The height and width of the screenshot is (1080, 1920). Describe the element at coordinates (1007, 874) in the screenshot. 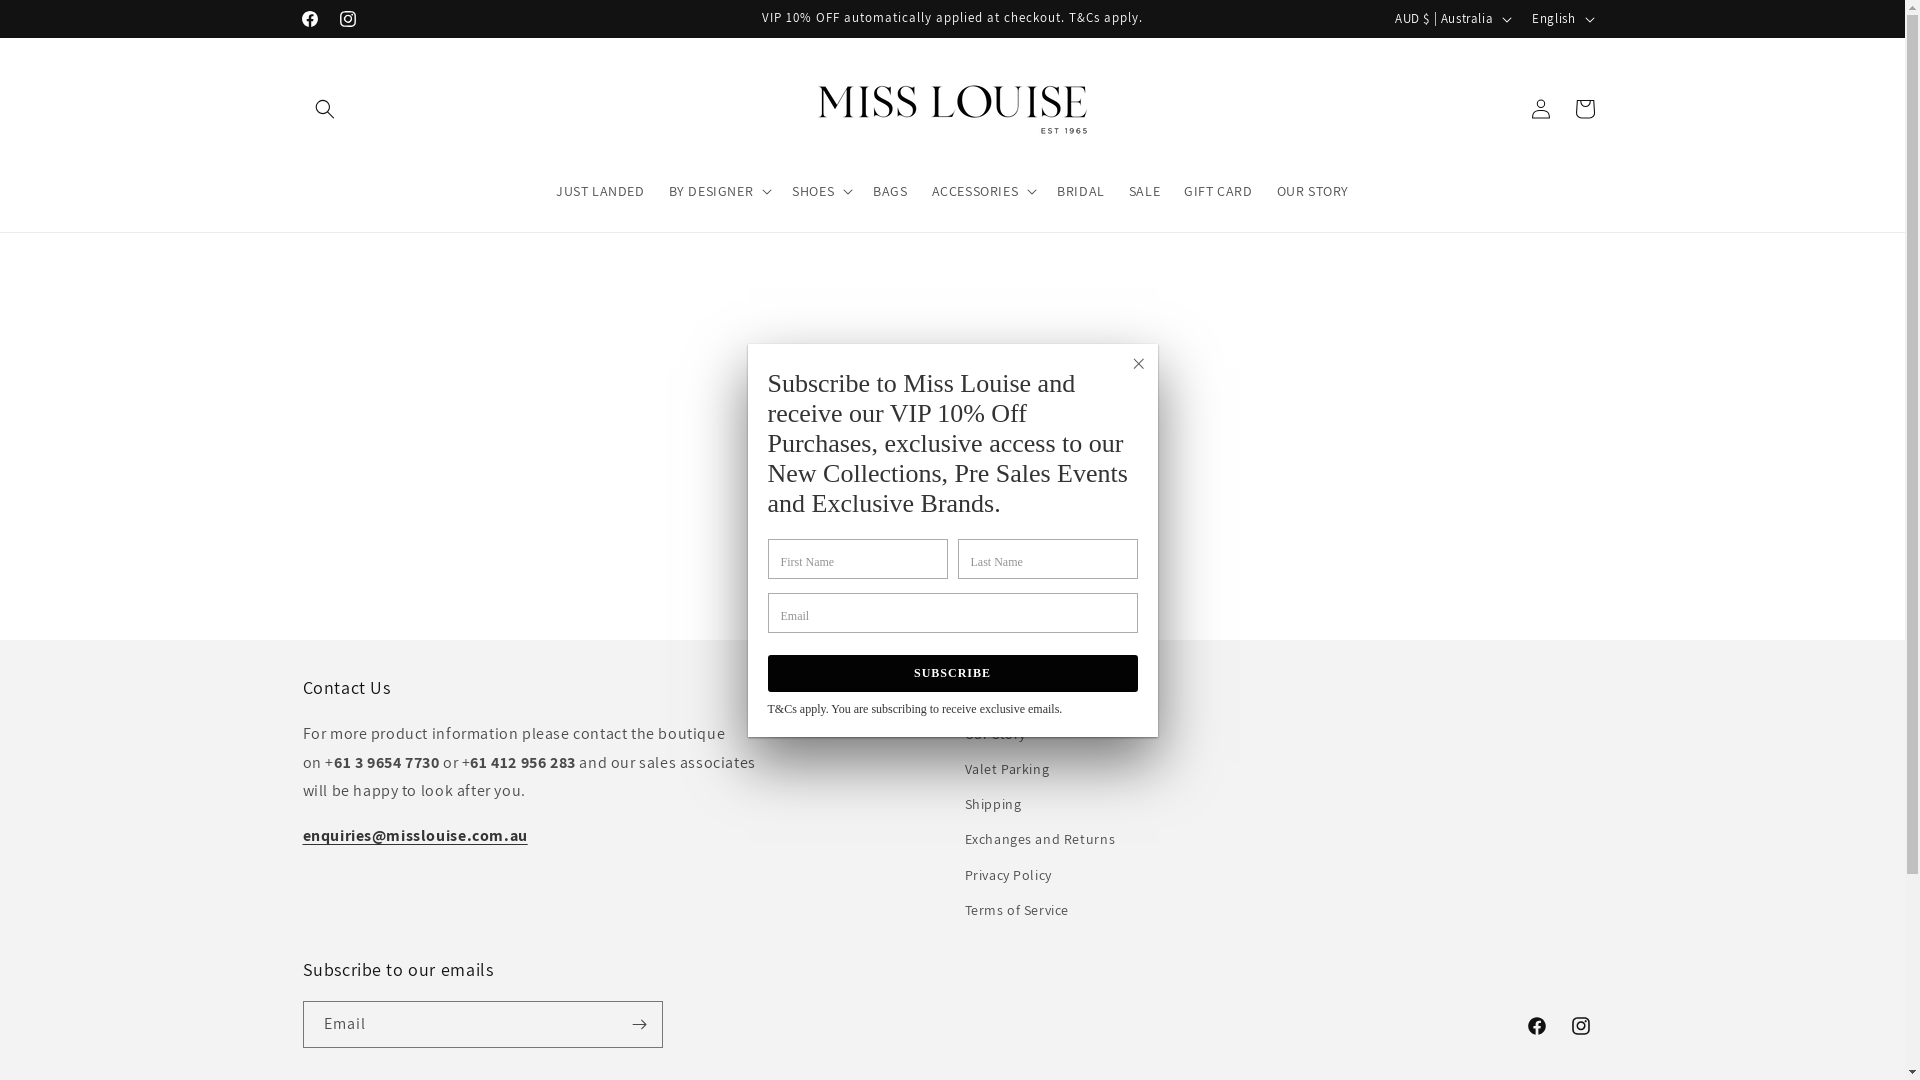

I see `'Privacy Policy'` at that location.